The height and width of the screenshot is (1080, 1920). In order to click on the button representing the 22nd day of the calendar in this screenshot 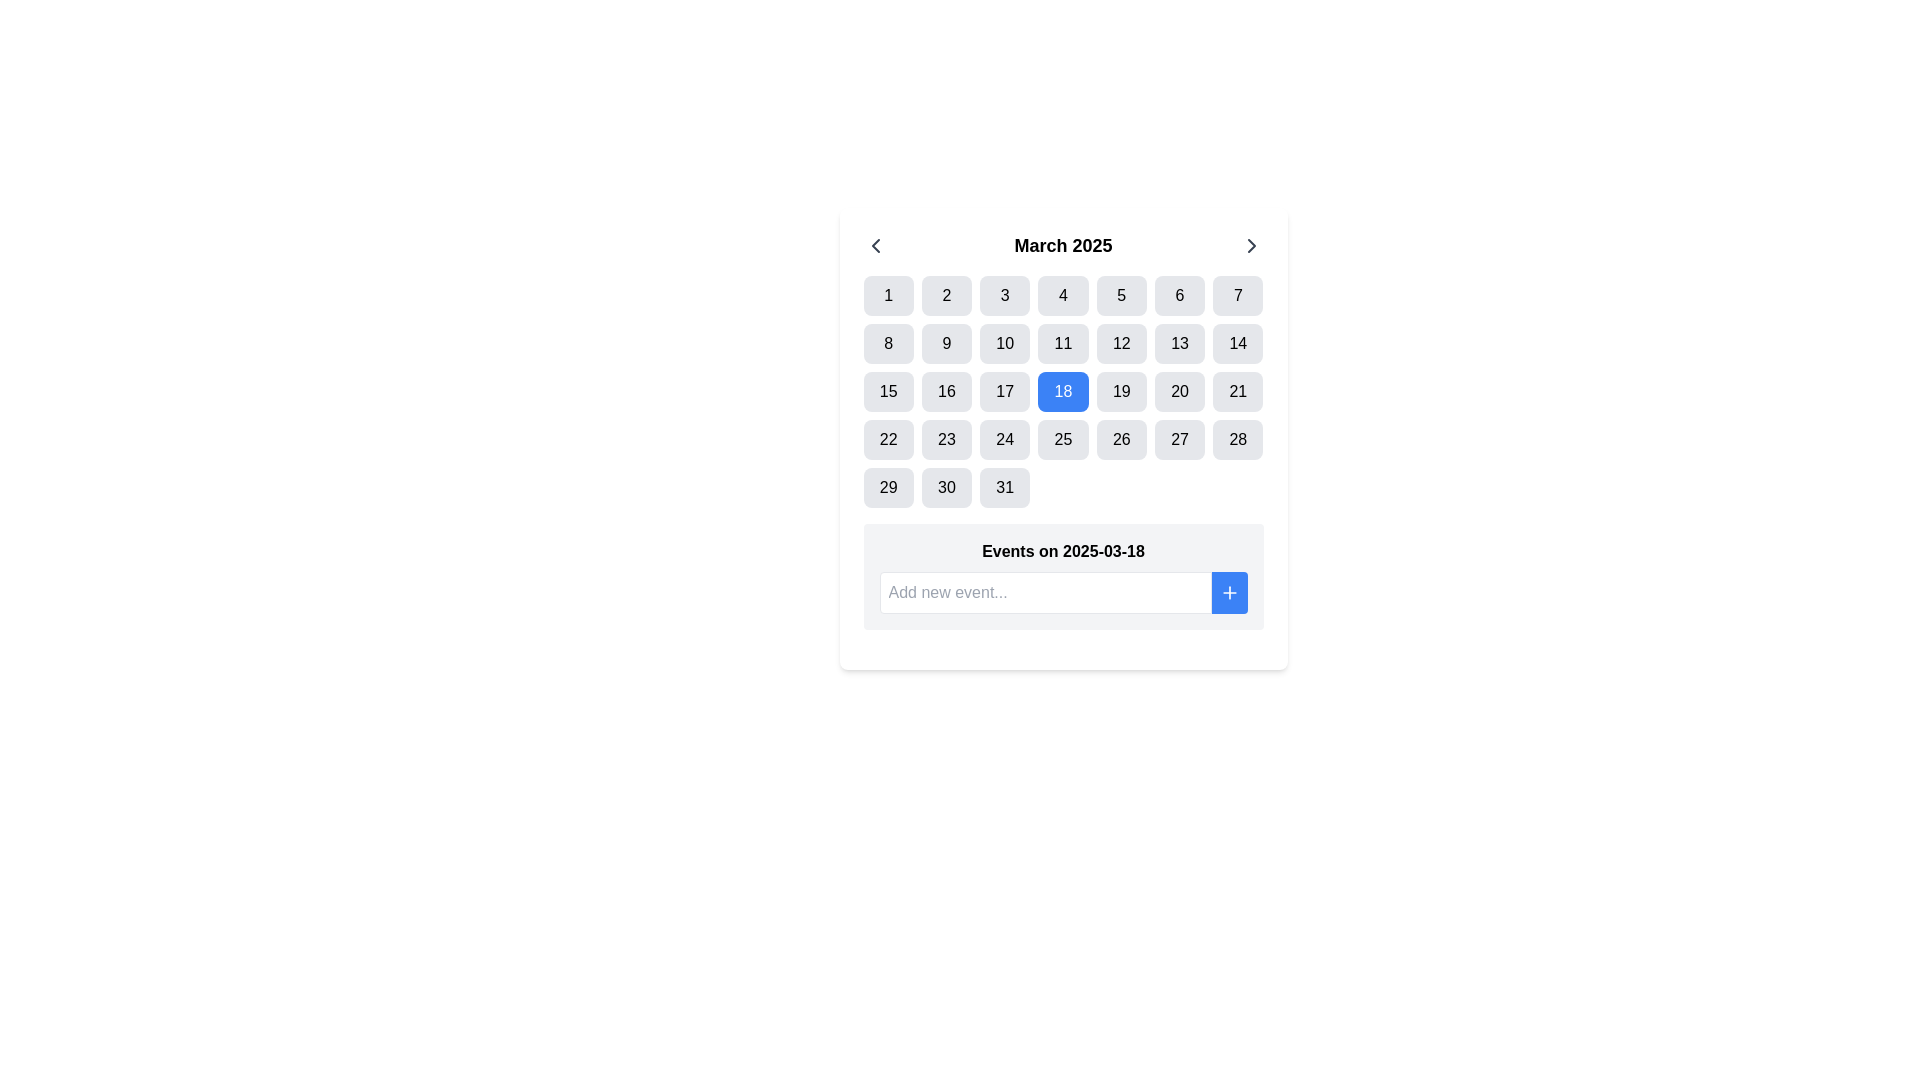, I will do `click(887, 438)`.